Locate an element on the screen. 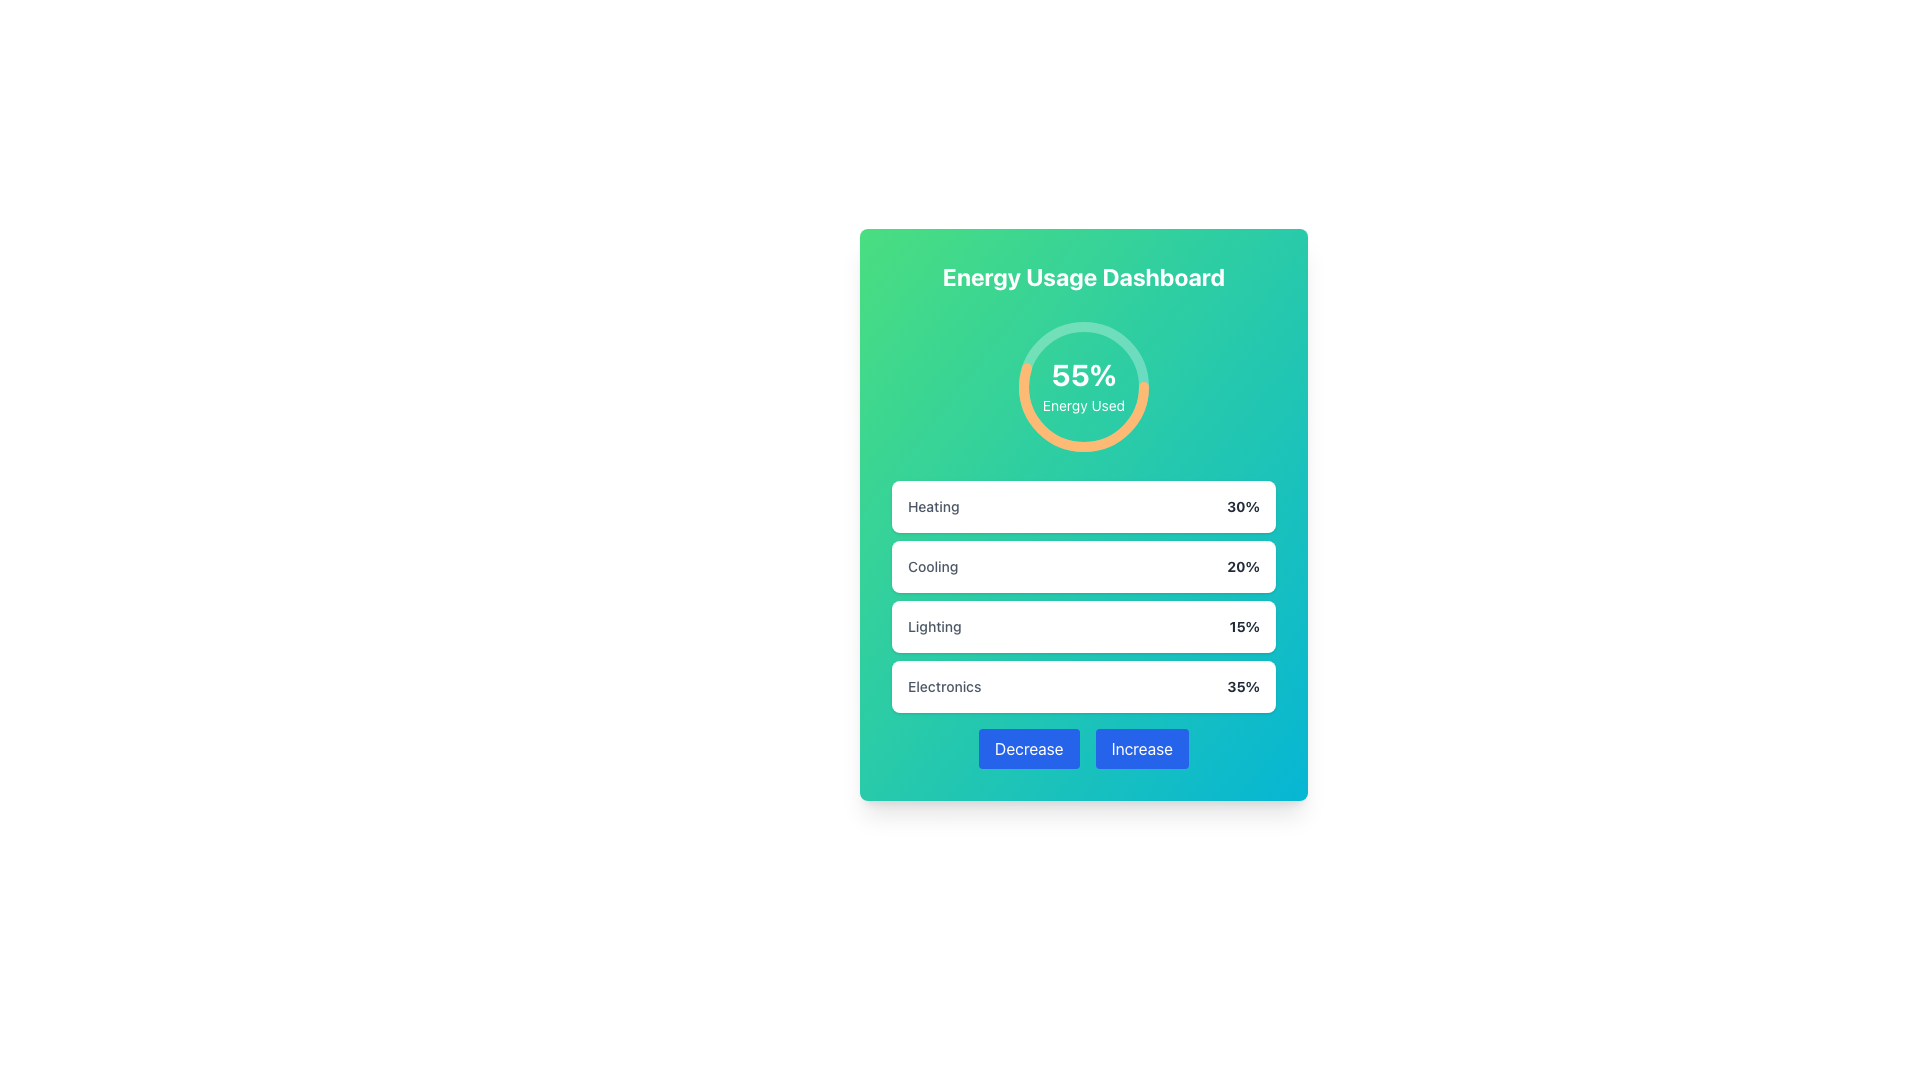  the 'Increase' button in the Button Group to increment the value, which is positioned at the bottom of the card-style dashboard is located at coordinates (1083, 748).